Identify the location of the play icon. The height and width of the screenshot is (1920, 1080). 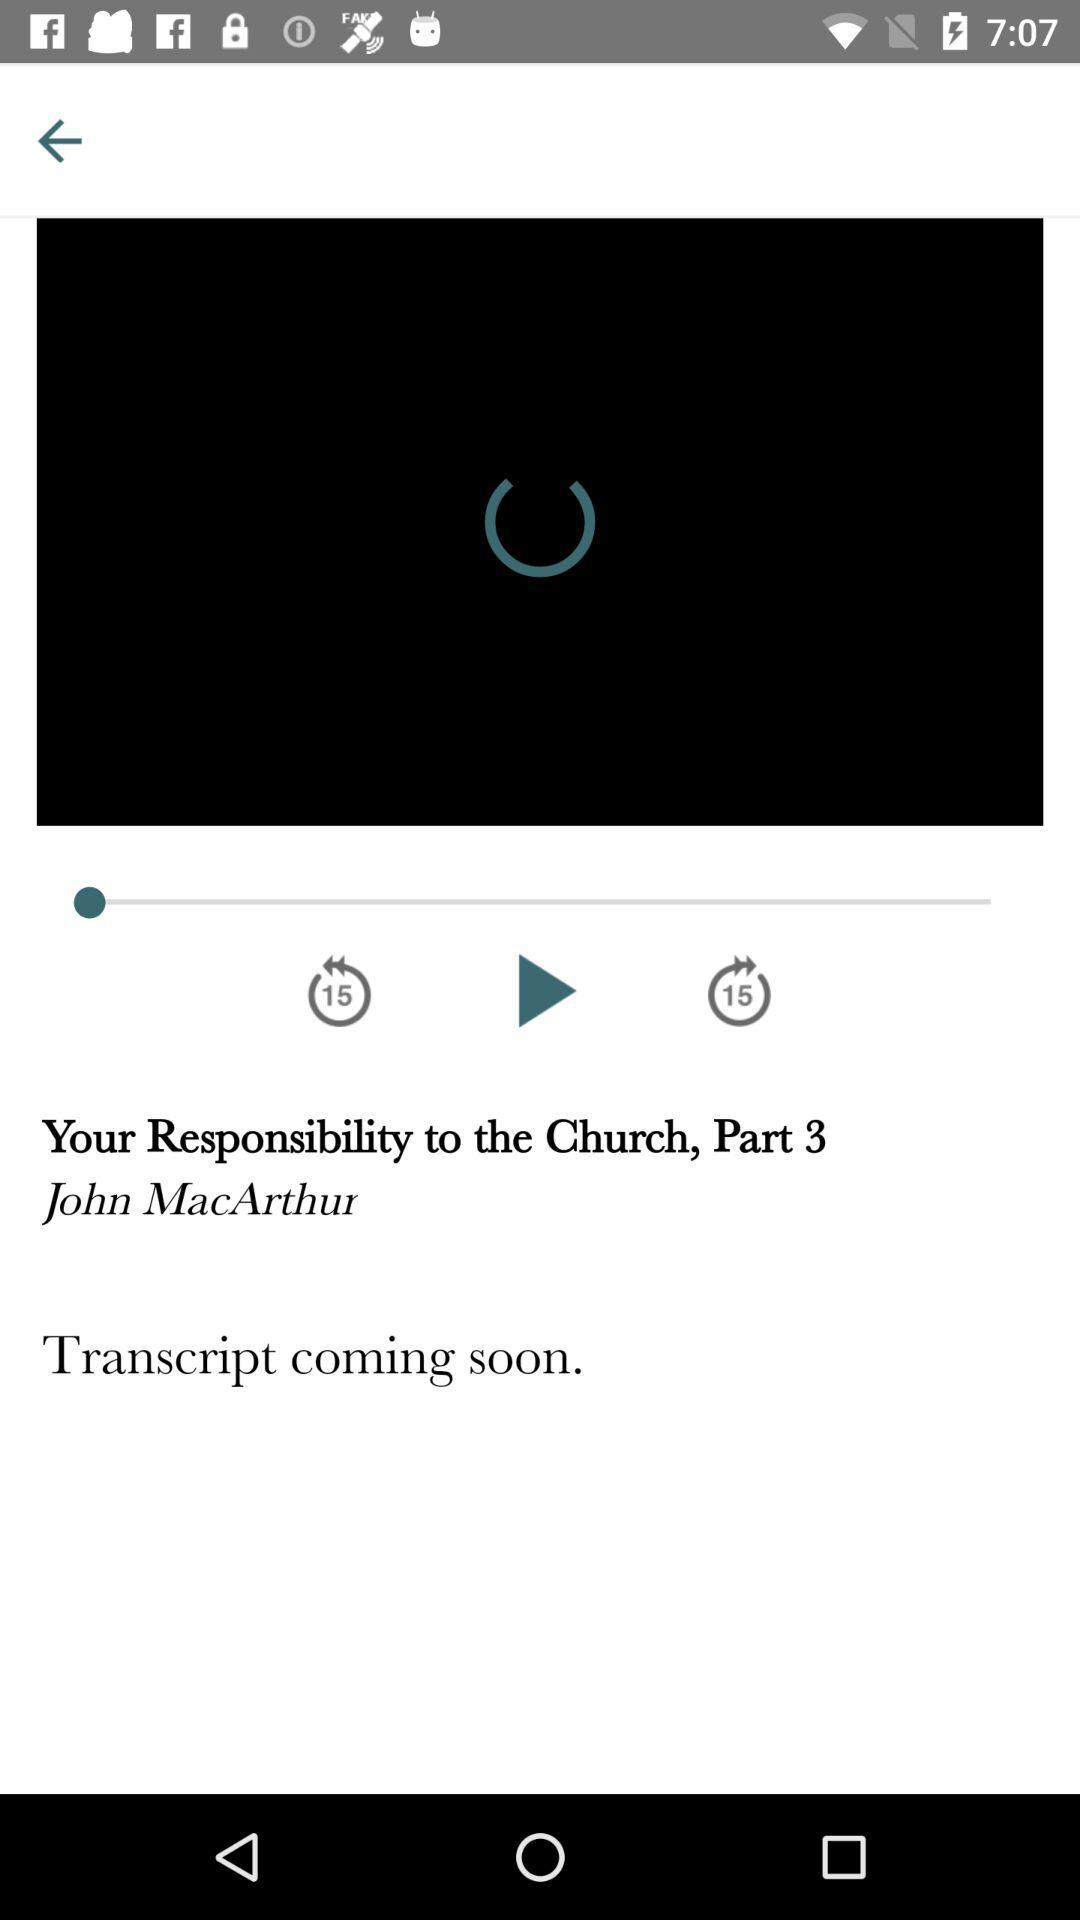
(540, 990).